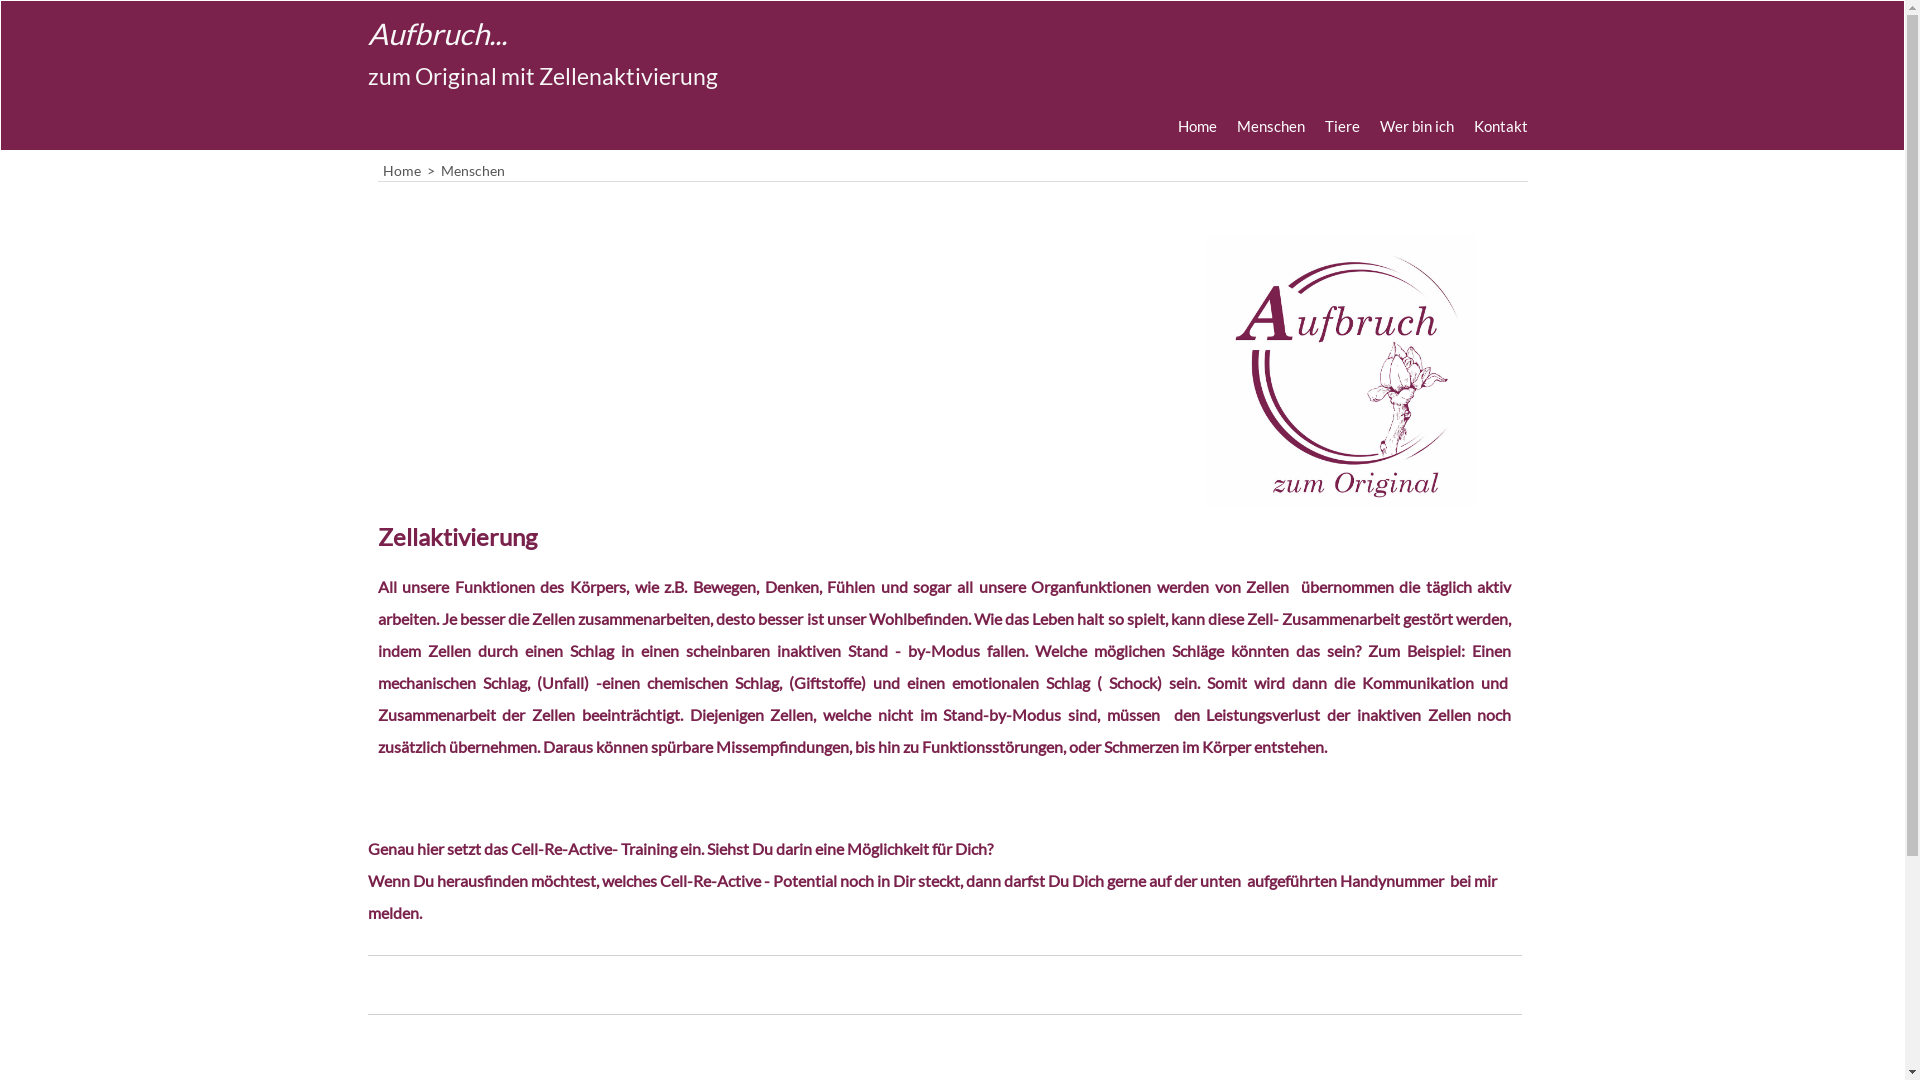  Describe the element at coordinates (368, 34) in the screenshot. I see `'Aufbruch...'` at that location.